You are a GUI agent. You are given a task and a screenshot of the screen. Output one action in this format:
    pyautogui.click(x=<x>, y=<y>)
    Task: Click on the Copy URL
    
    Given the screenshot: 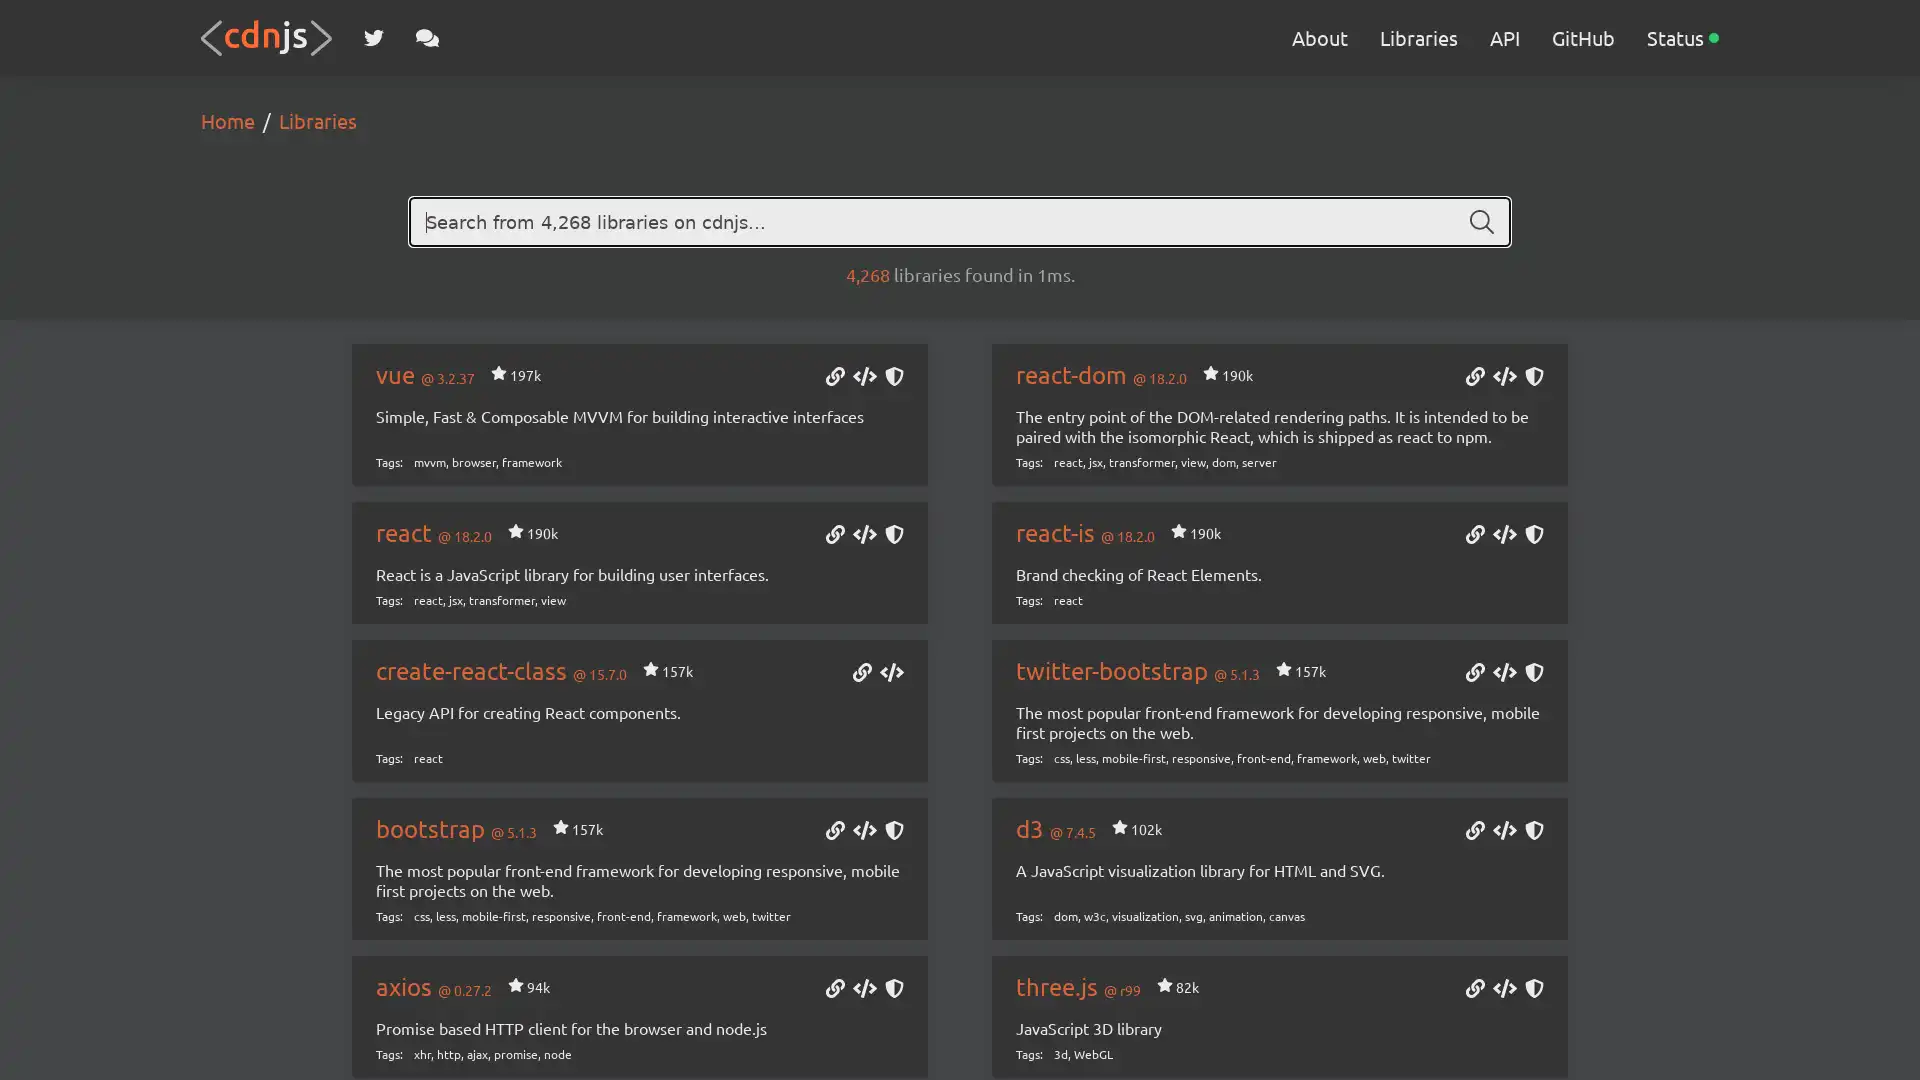 What is the action you would take?
    pyautogui.click(x=1474, y=674)
    